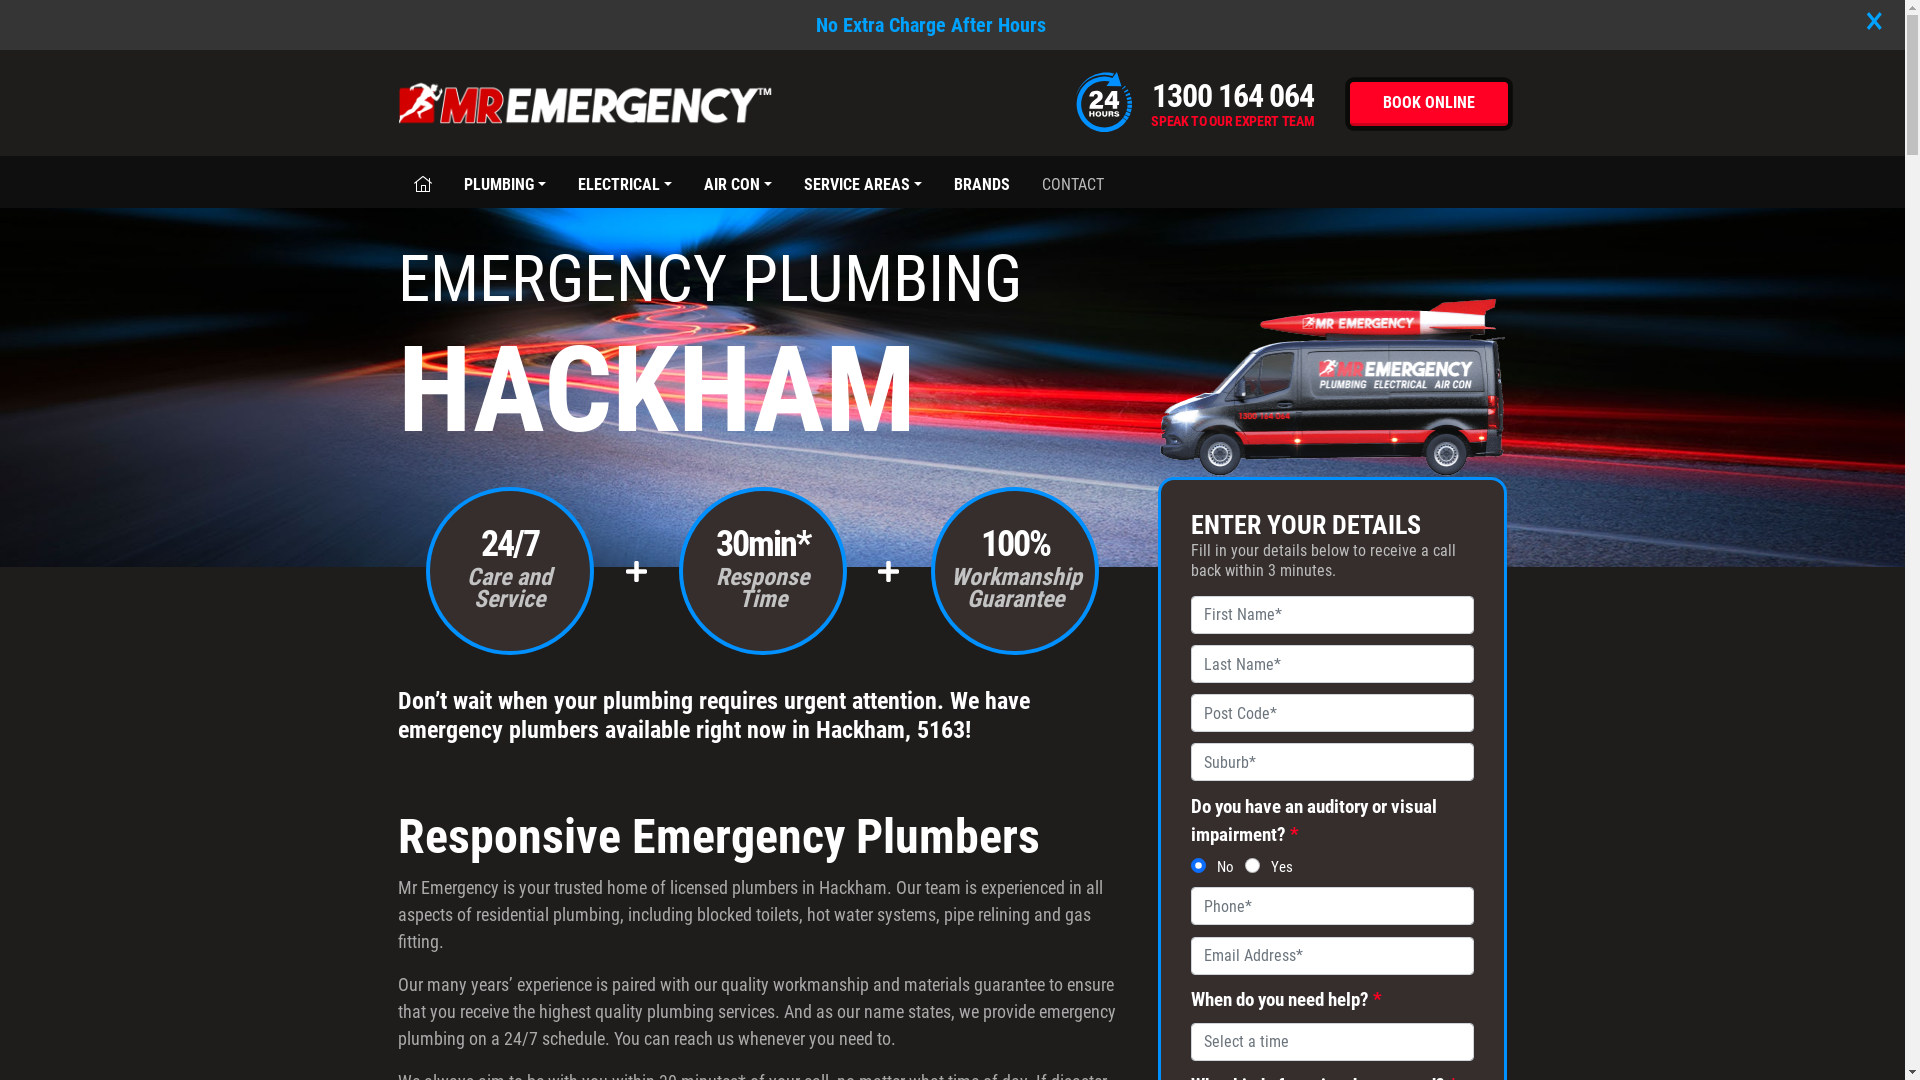 The width and height of the screenshot is (1920, 1080). Describe the element at coordinates (1428, 104) in the screenshot. I see `'BOOK ONLINE'` at that location.